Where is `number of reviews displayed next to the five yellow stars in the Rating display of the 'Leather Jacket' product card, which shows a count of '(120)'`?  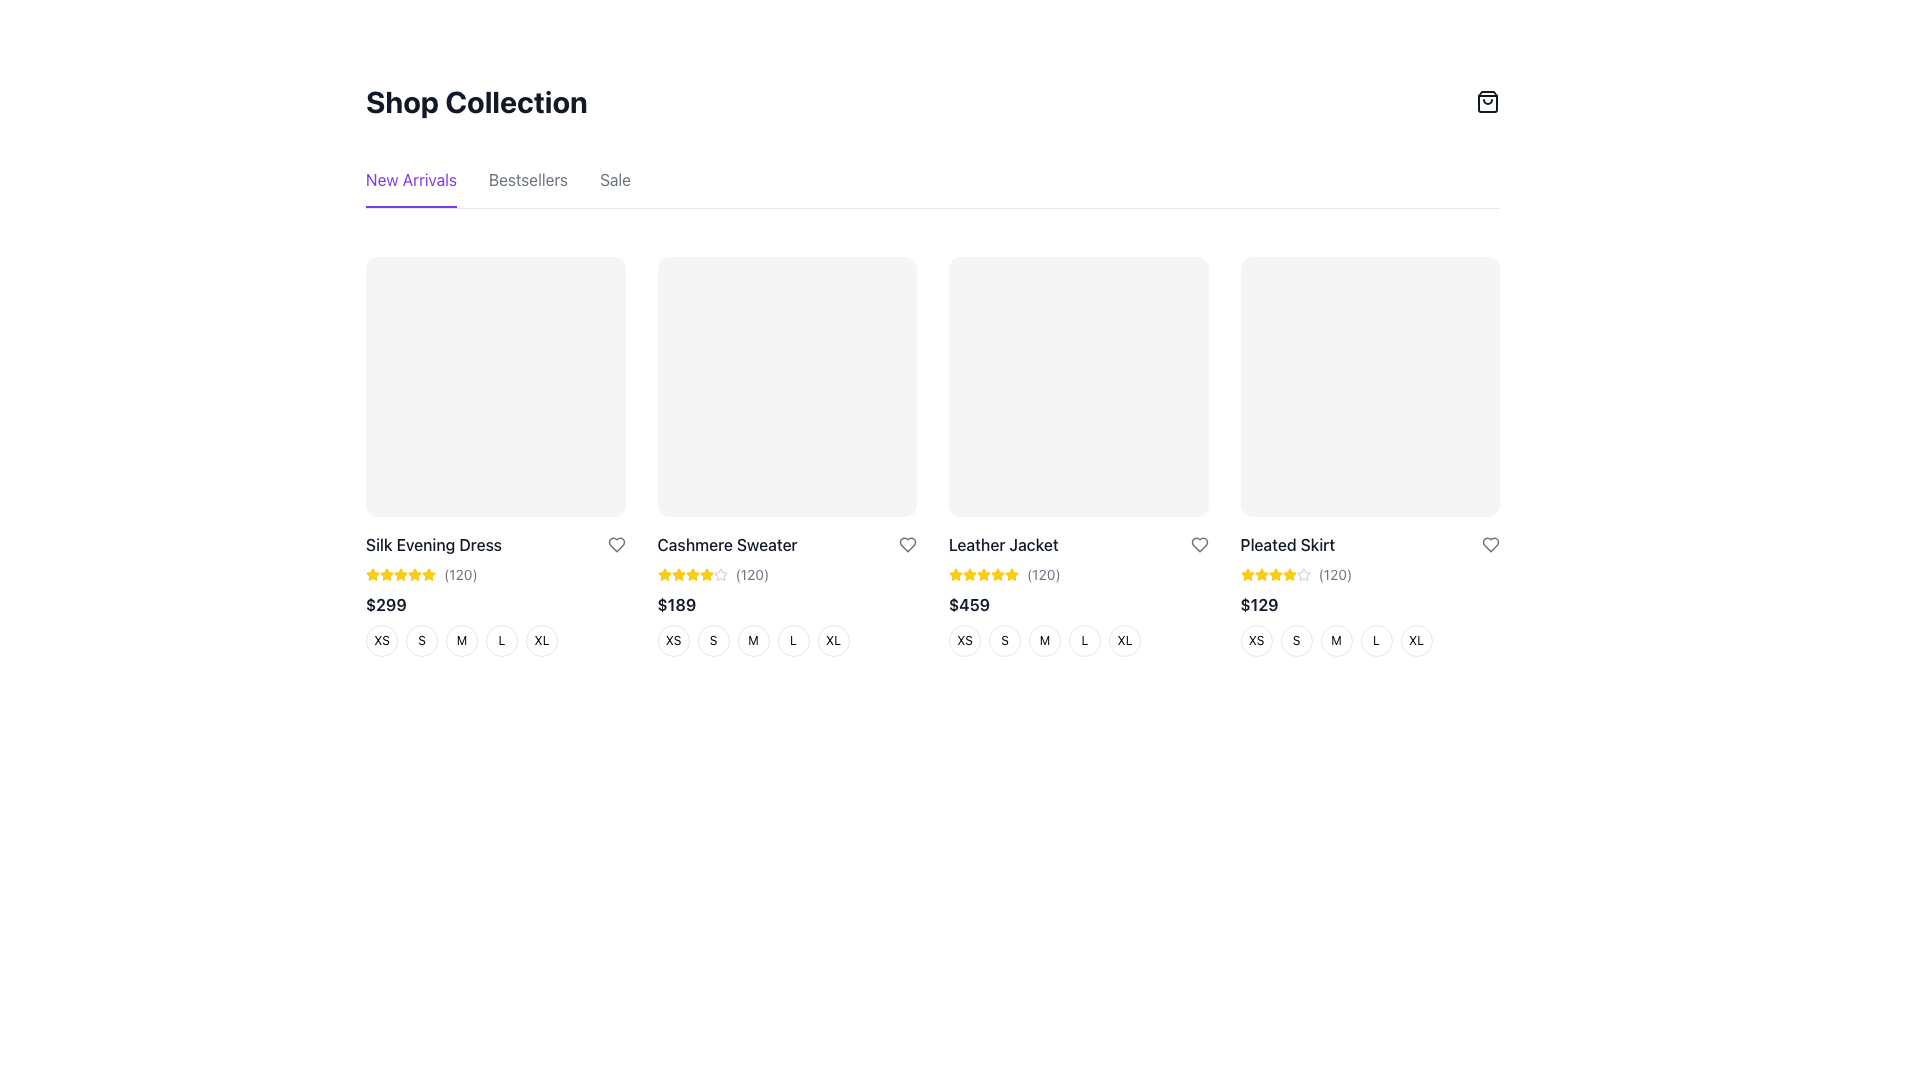 number of reviews displayed next to the five yellow stars in the Rating display of the 'Leather Jacket' product card, which shows a count of '(120)' is located at coordinates (1077, 574).